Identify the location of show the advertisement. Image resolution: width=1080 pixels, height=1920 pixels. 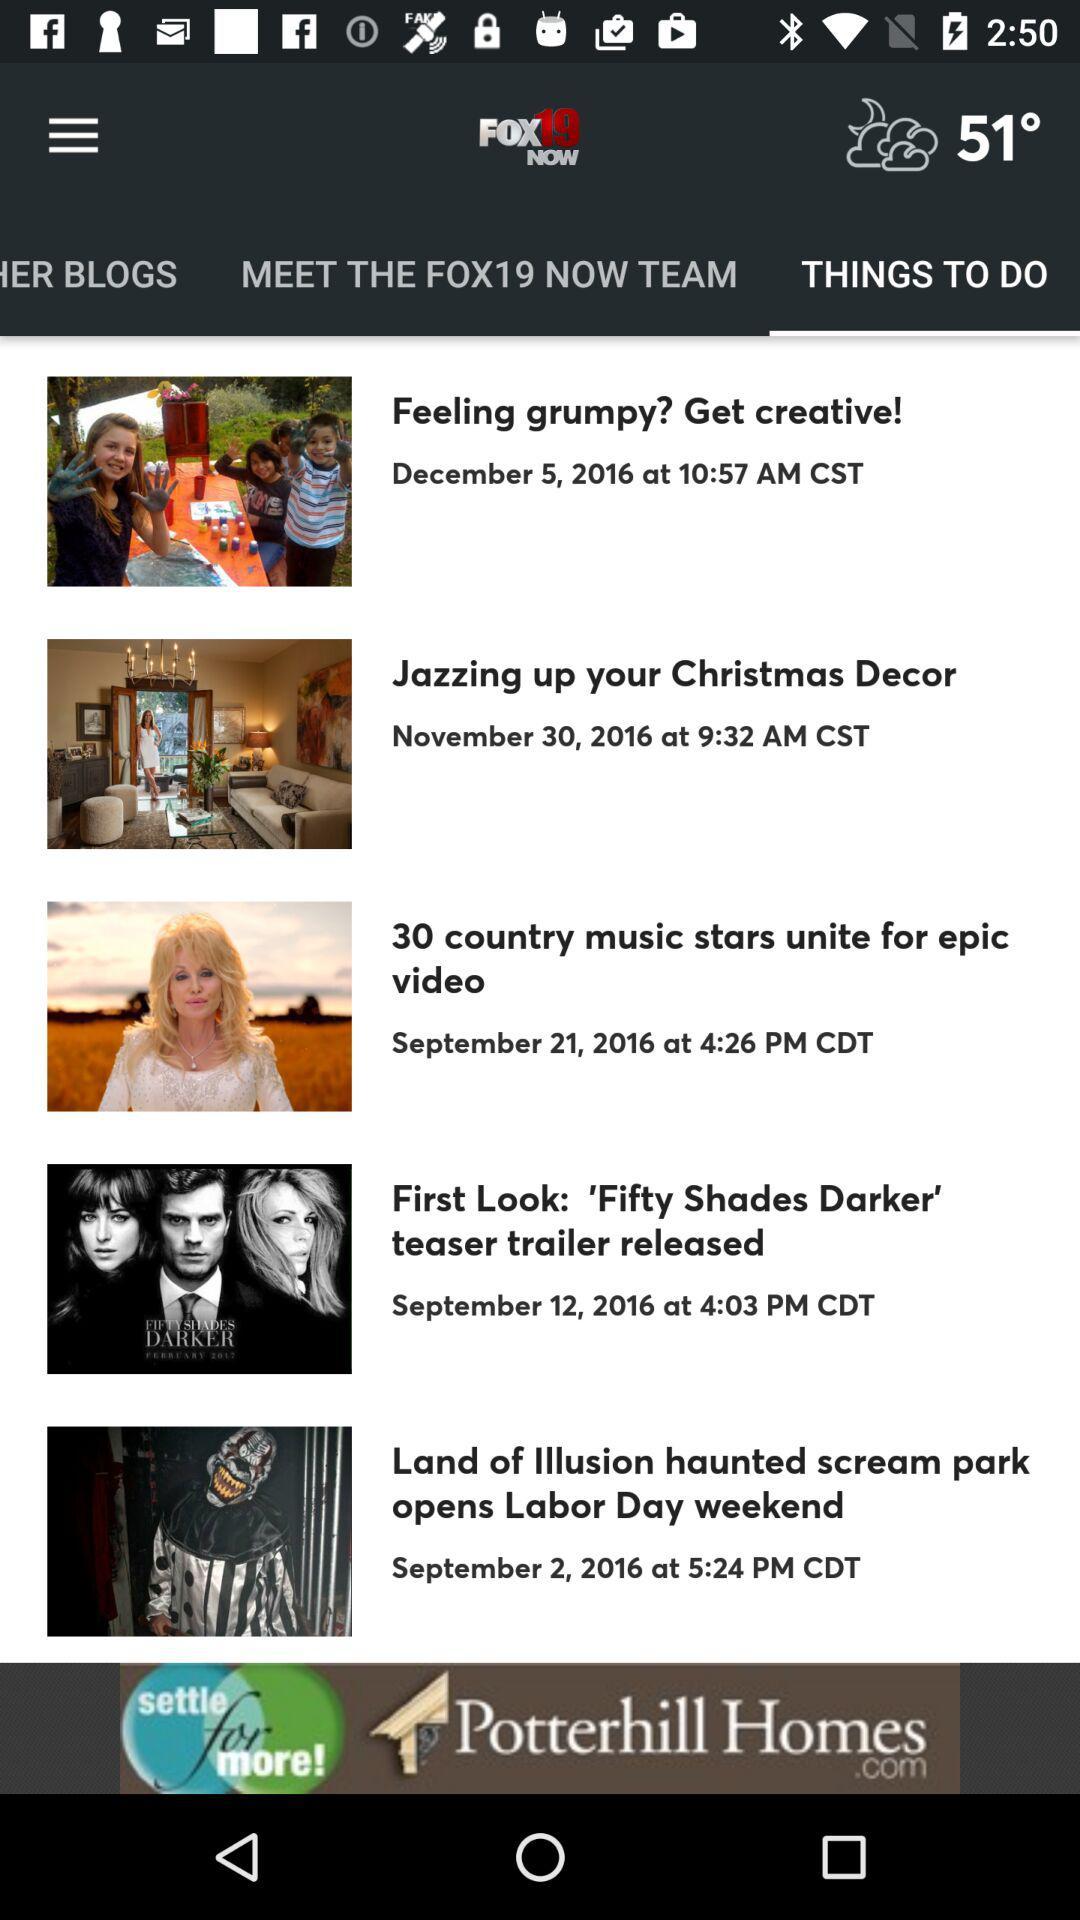
(540, 1727).